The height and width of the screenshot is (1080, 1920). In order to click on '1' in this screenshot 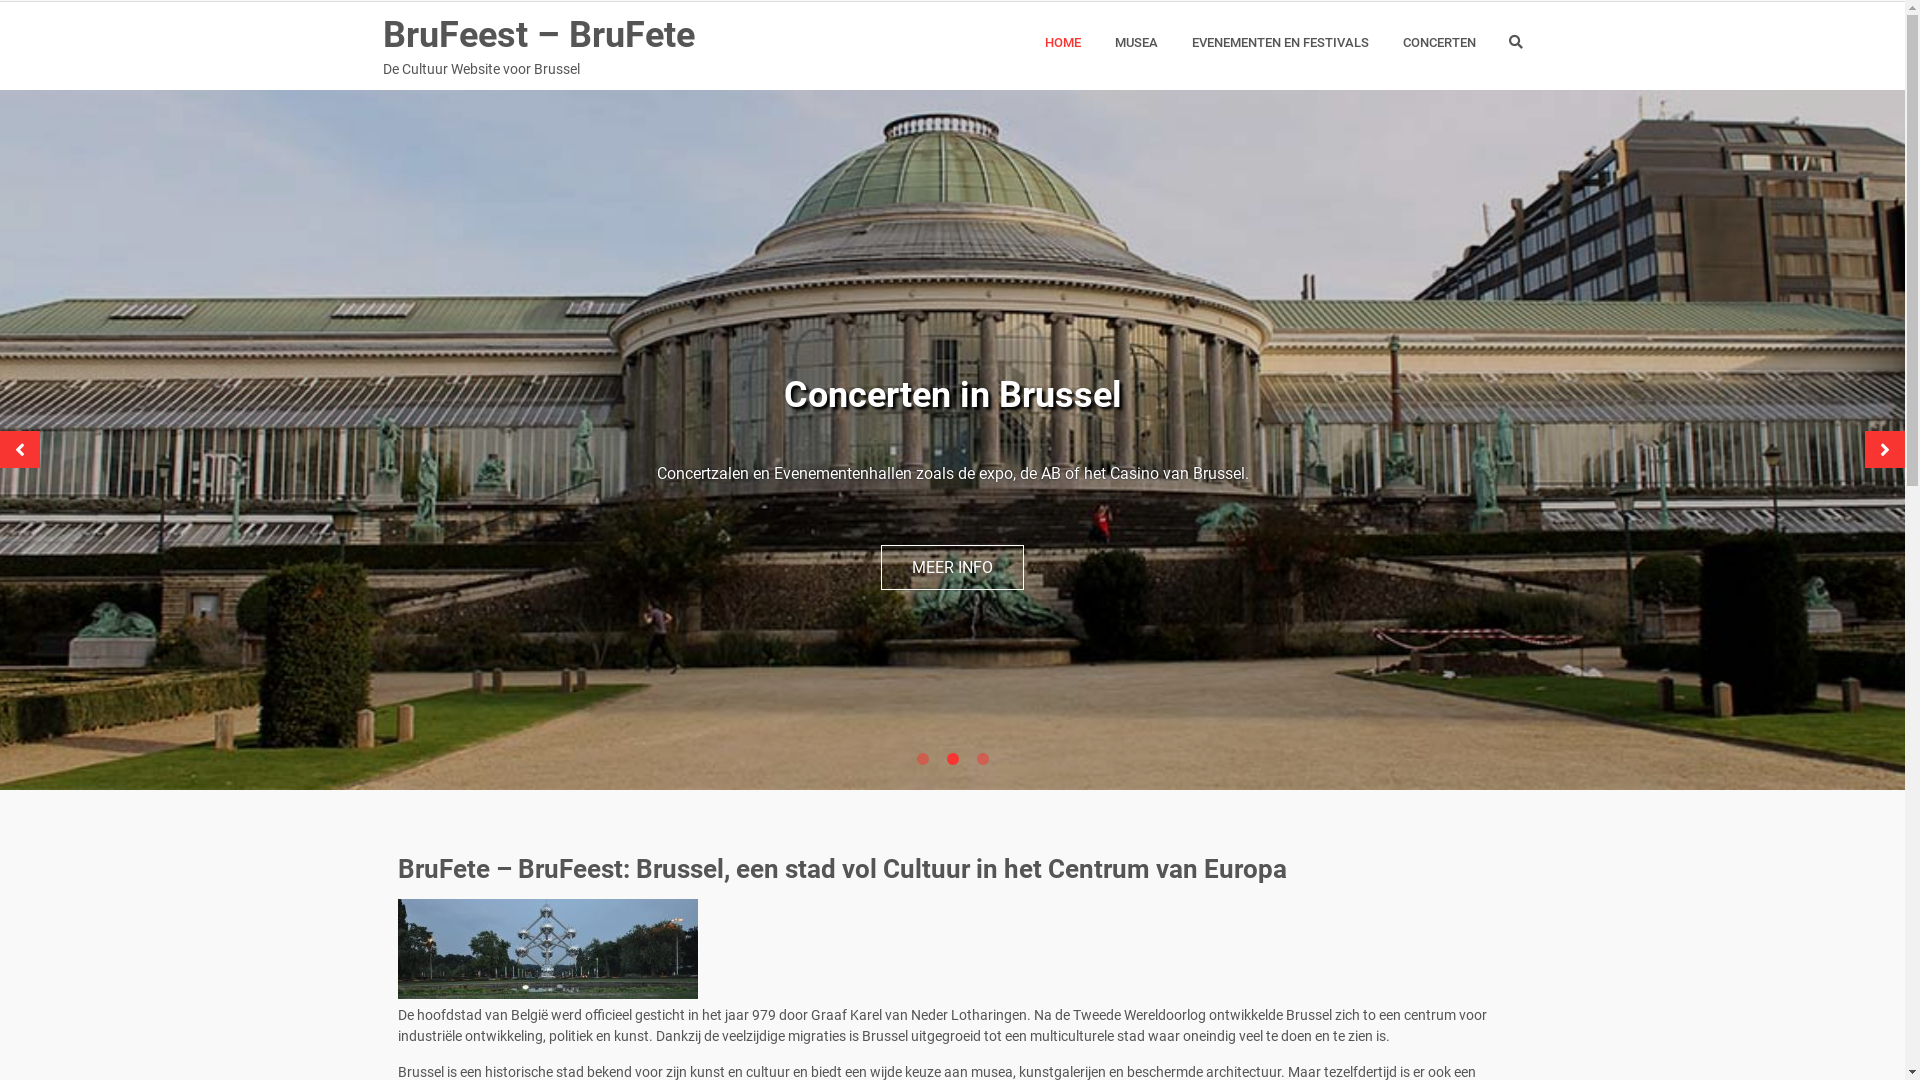, I will do `click(920, 759)`.